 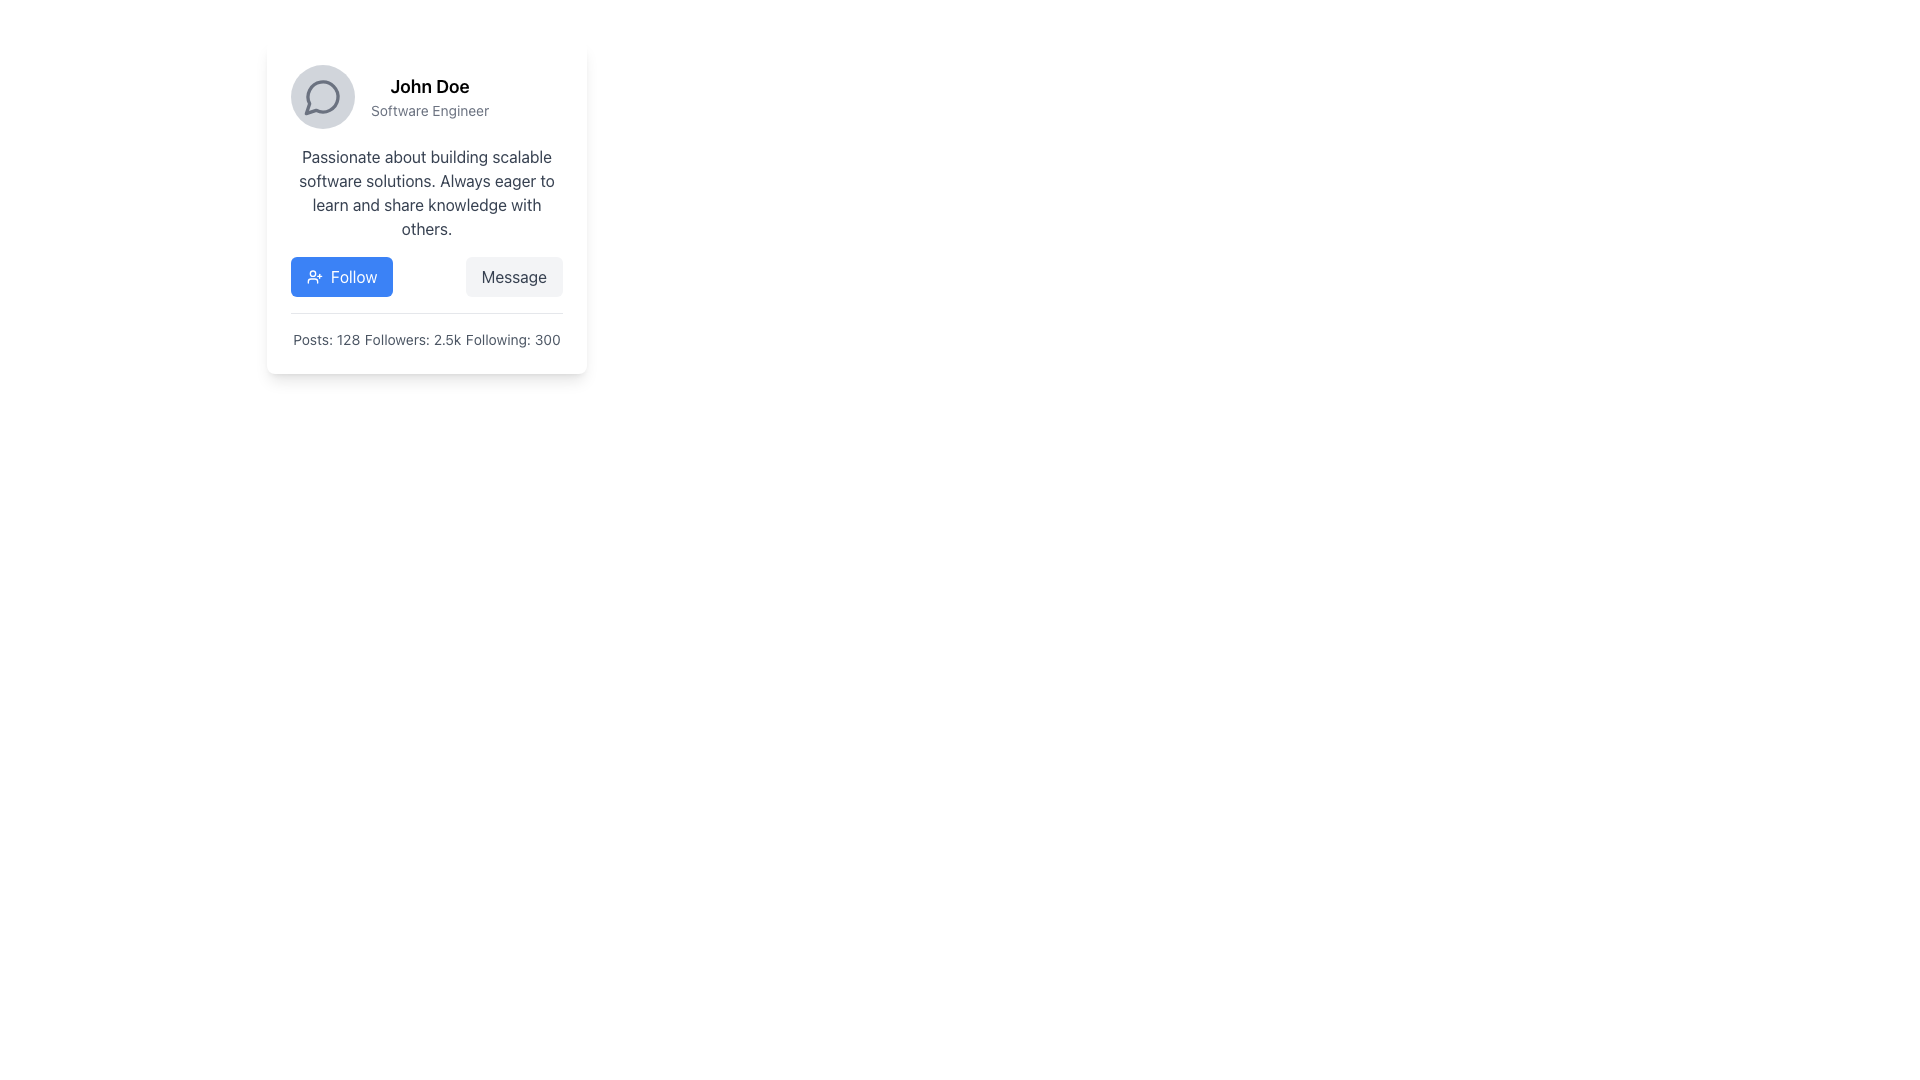 What do you see at coordinates (514, 277) in the screenshot?
I see `the 'Message' button` at bounding box center [514, 277].